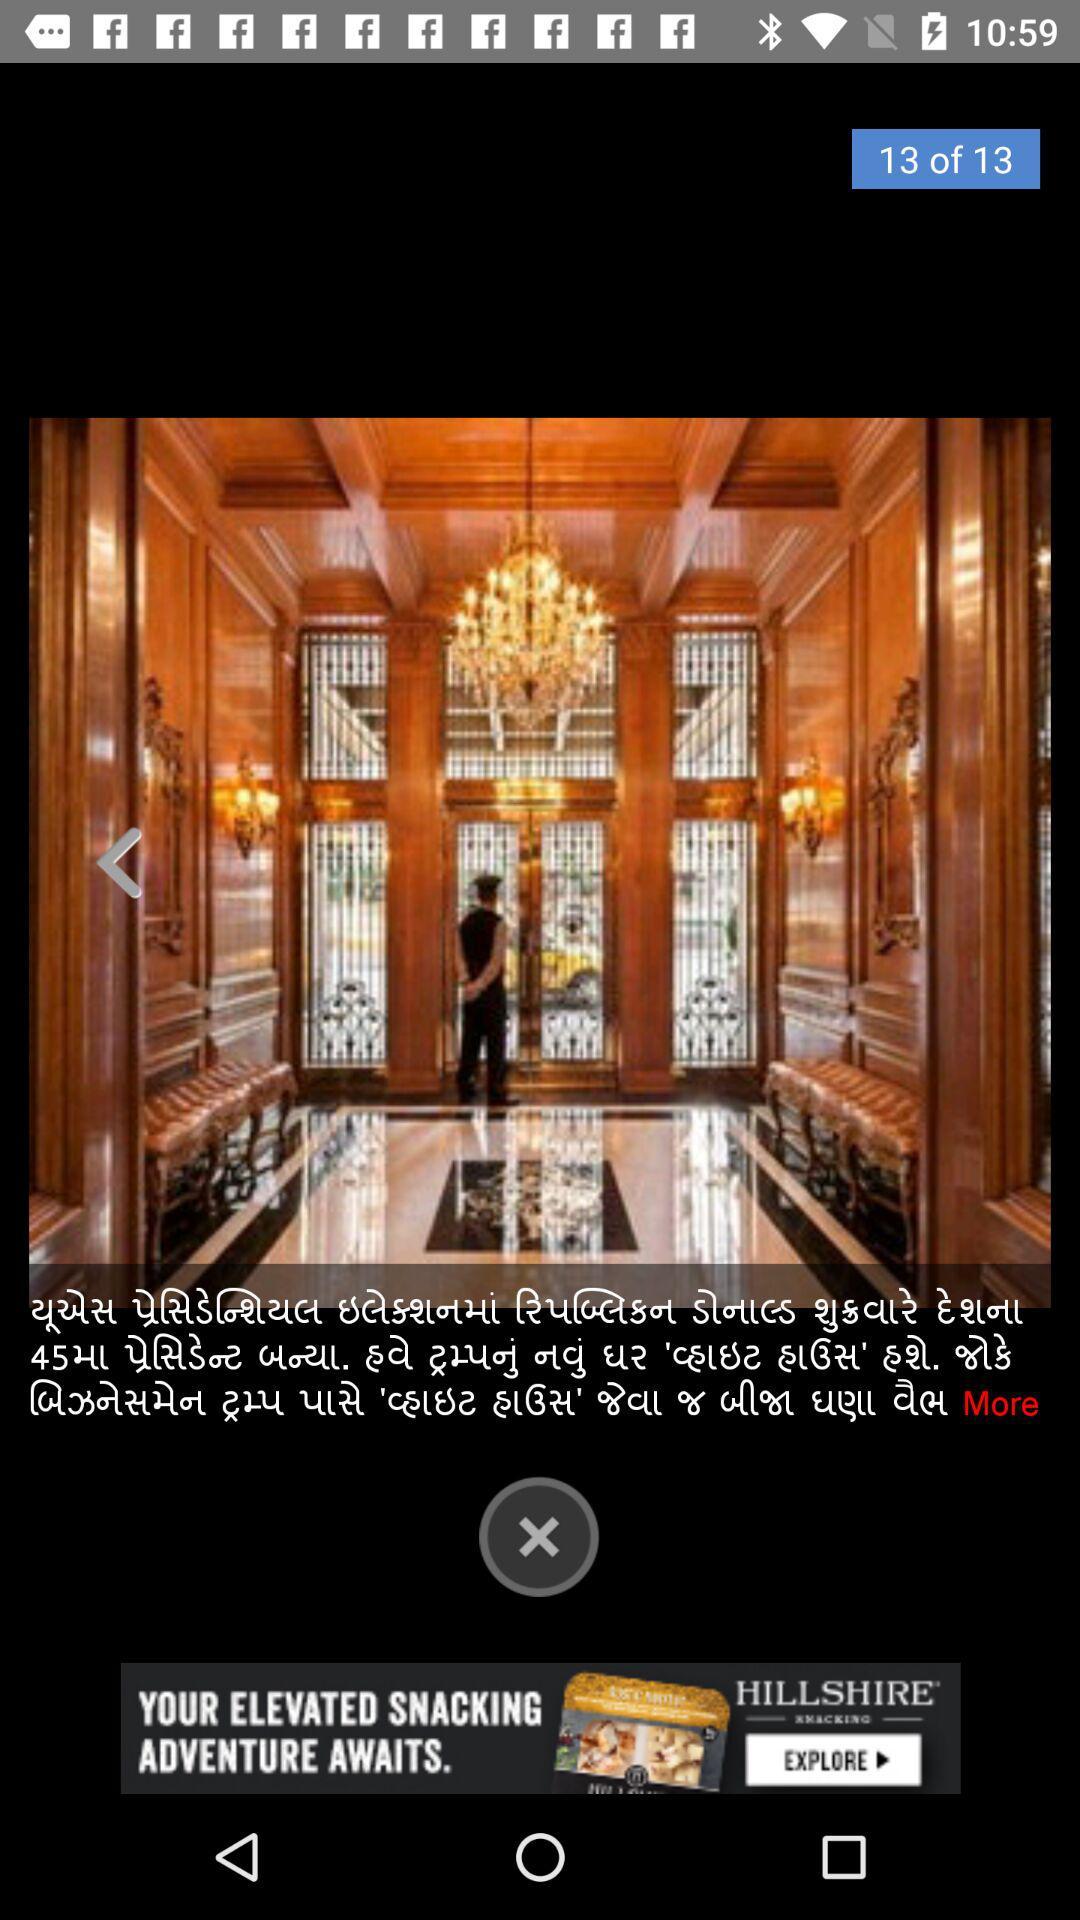 Image resolution: width=1080 pixels, height=1920 pixels. What do you see at coordinates (540, 1727) in the screenshot?
I see `open advertisement` at bounding box center [540, 1727].